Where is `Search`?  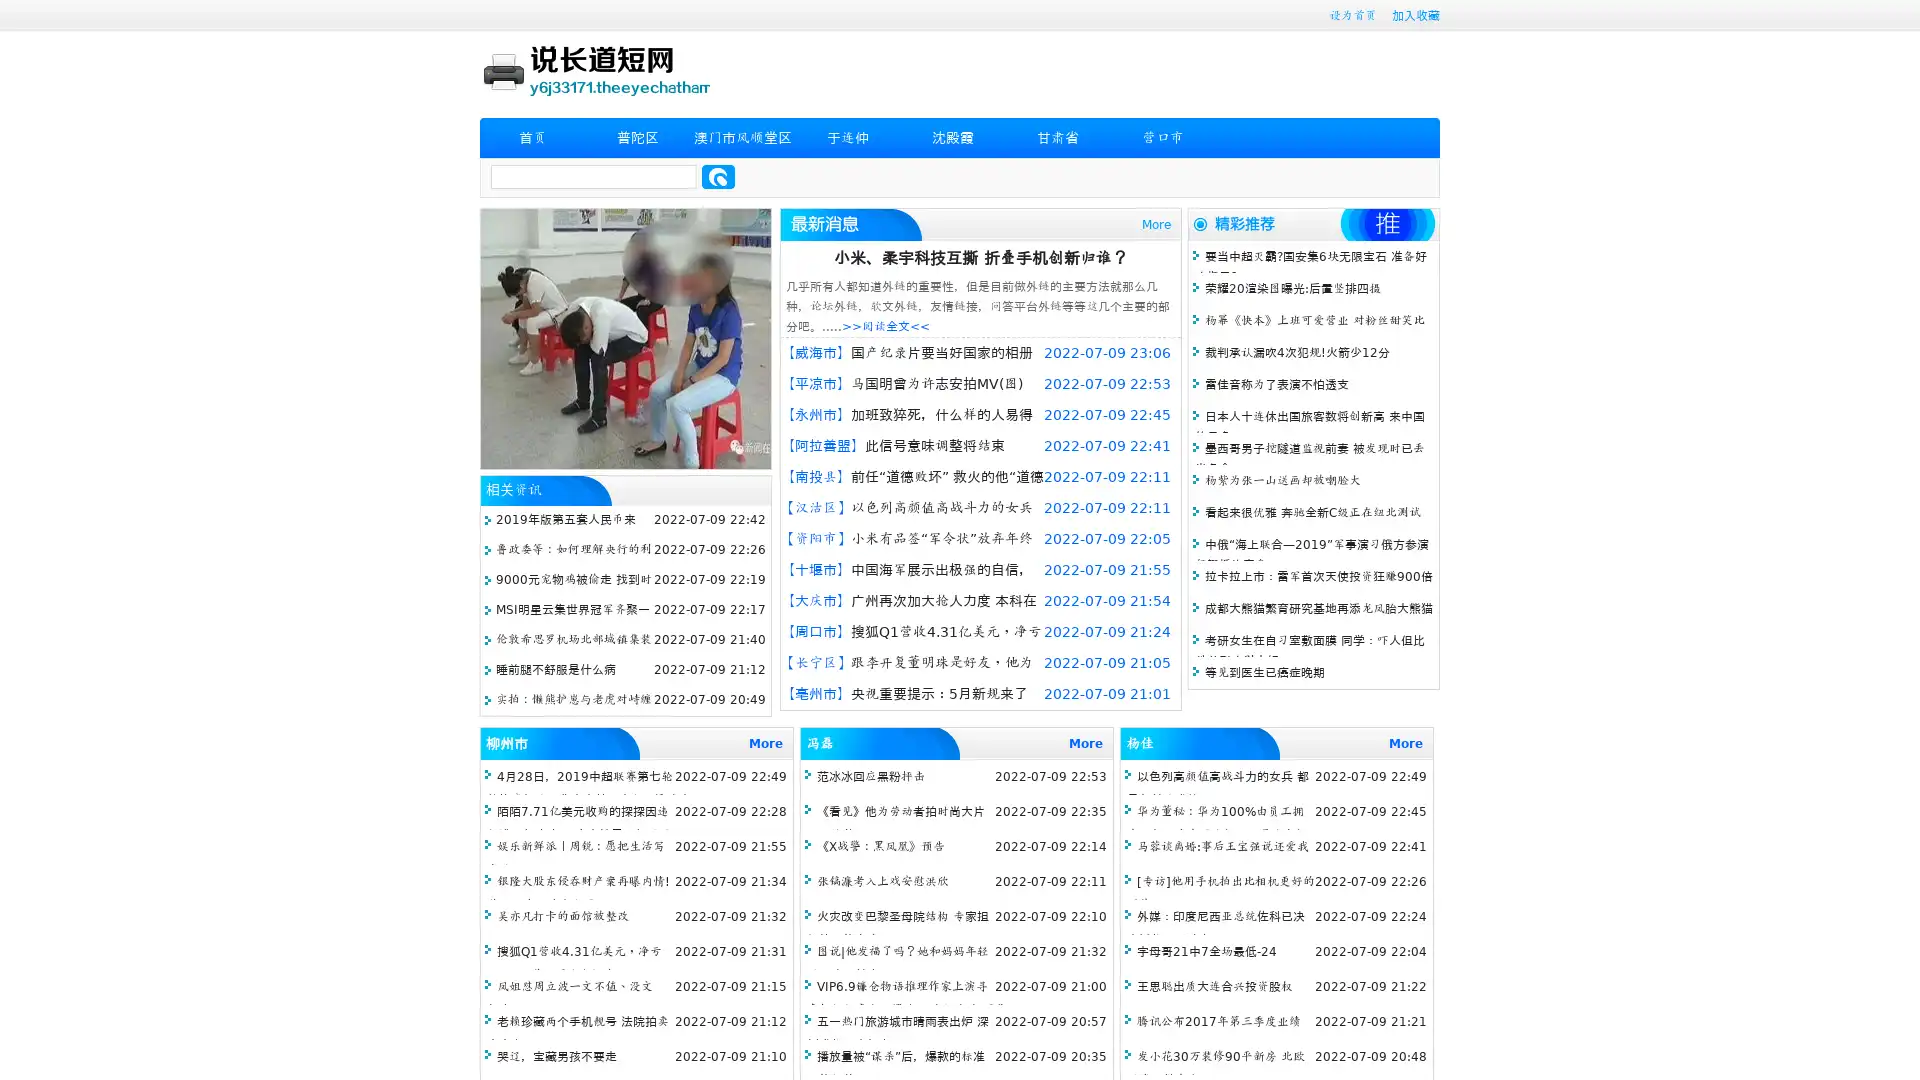 Search is located at coordinates (718, 176).